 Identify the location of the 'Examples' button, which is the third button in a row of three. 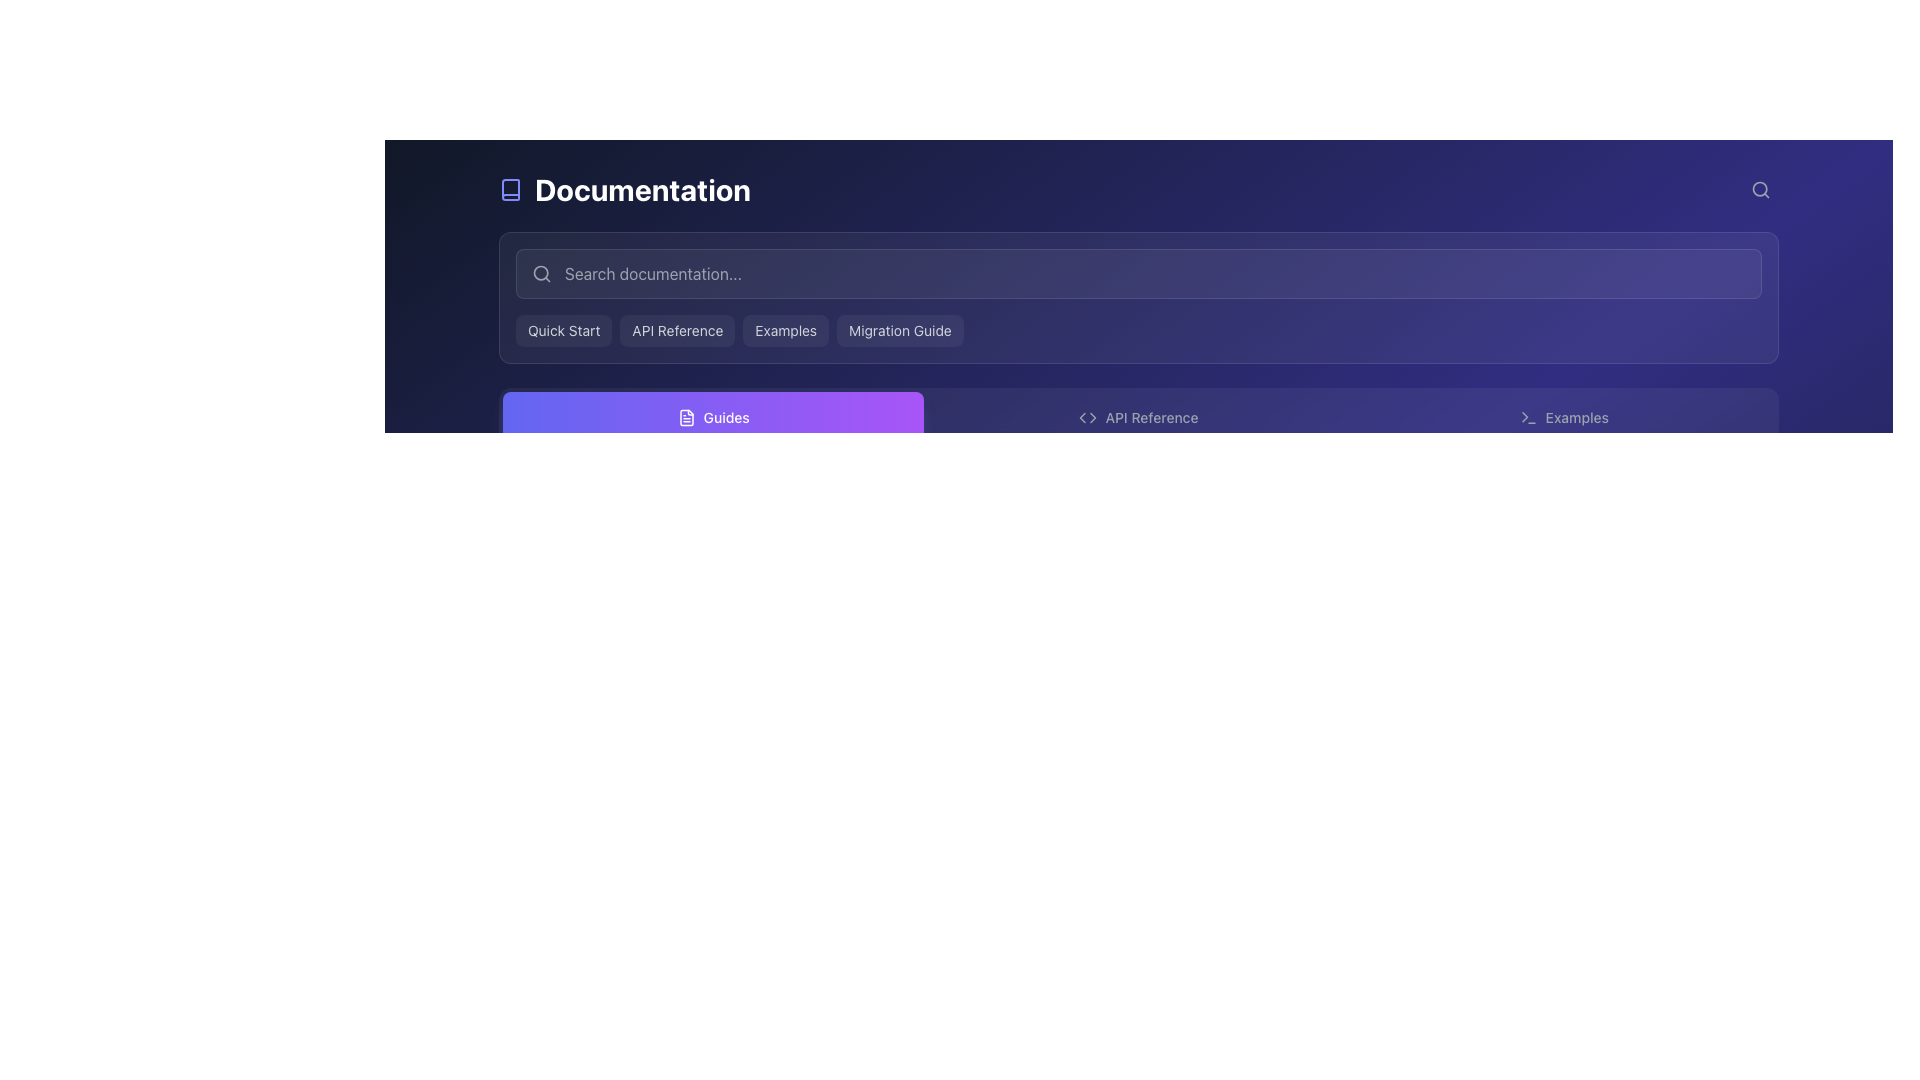
(1563, 416).